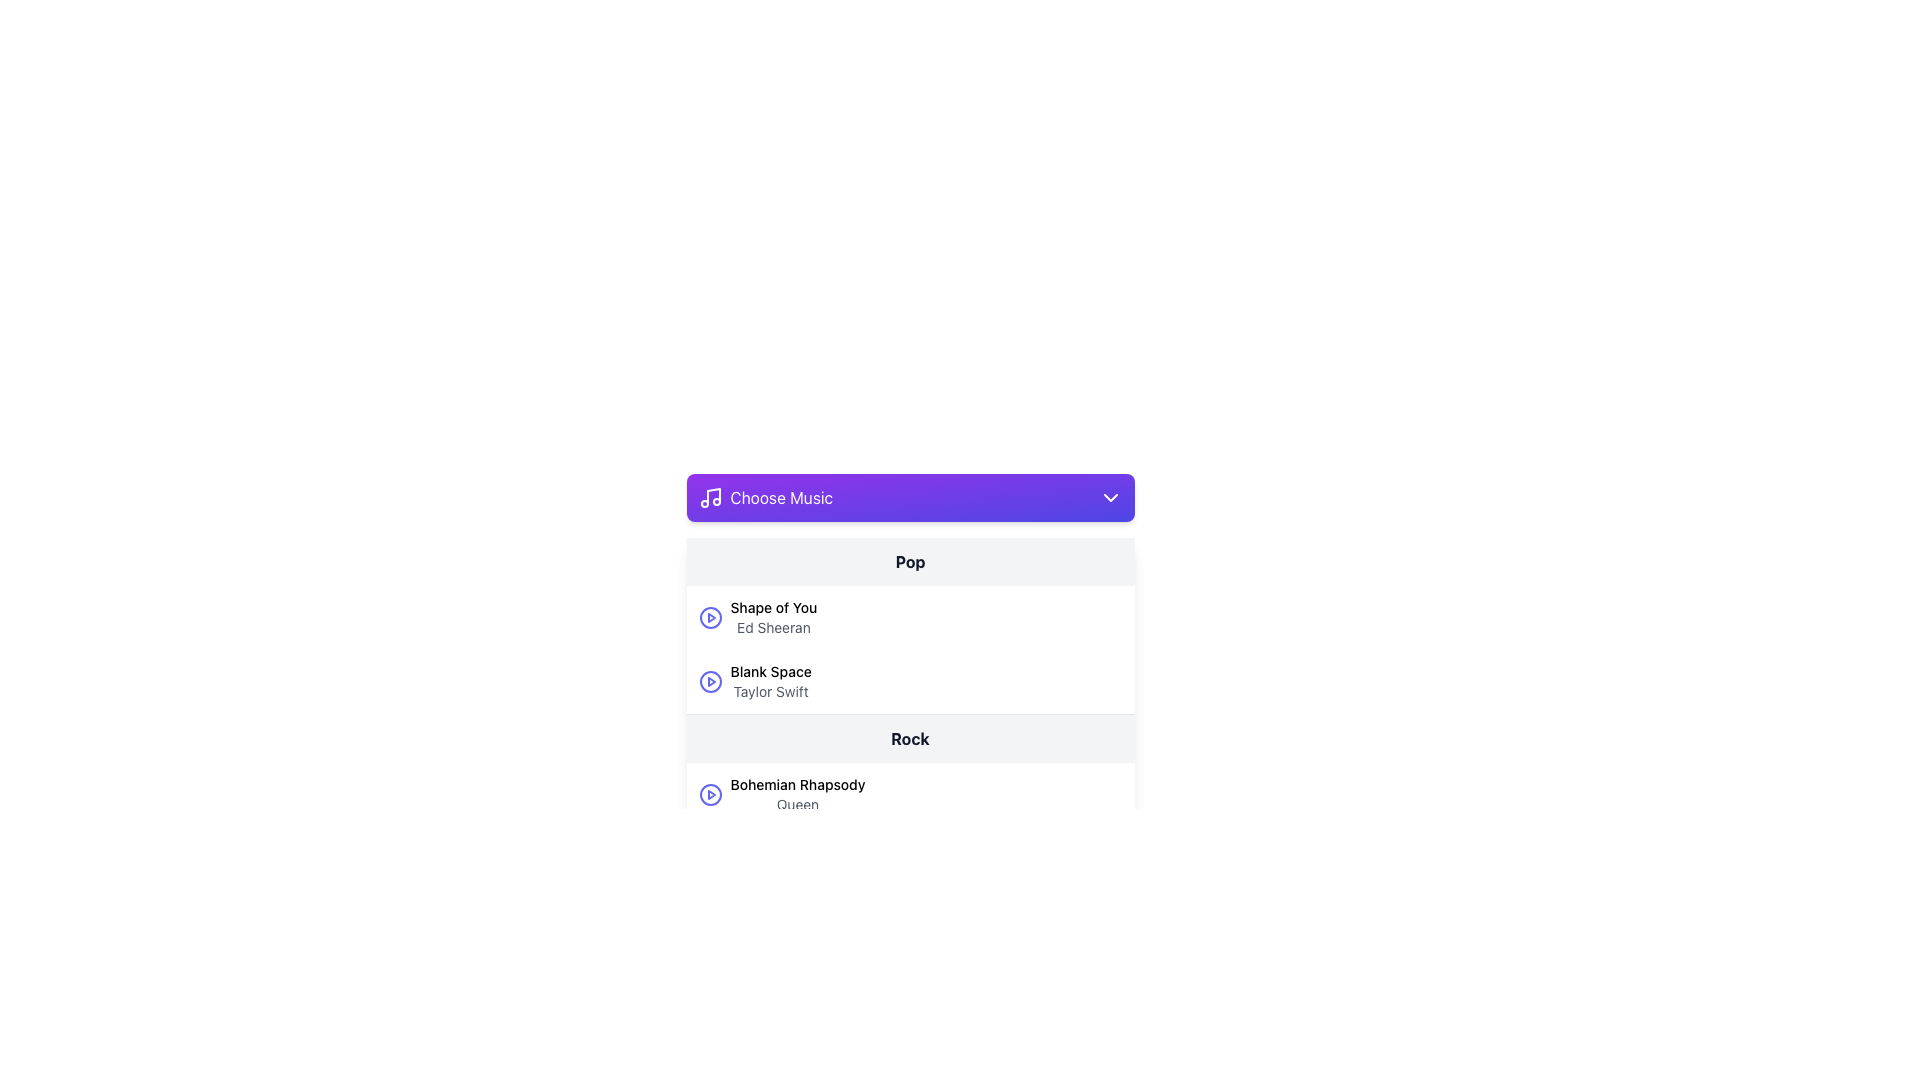  What do you see at coordinates (713, 495) in the screenshot?
I see `the music selection icon located at the top left corner of the interface, embedded within a purple bar labeled 'Choose Music'` at bounding box center [713, 495].